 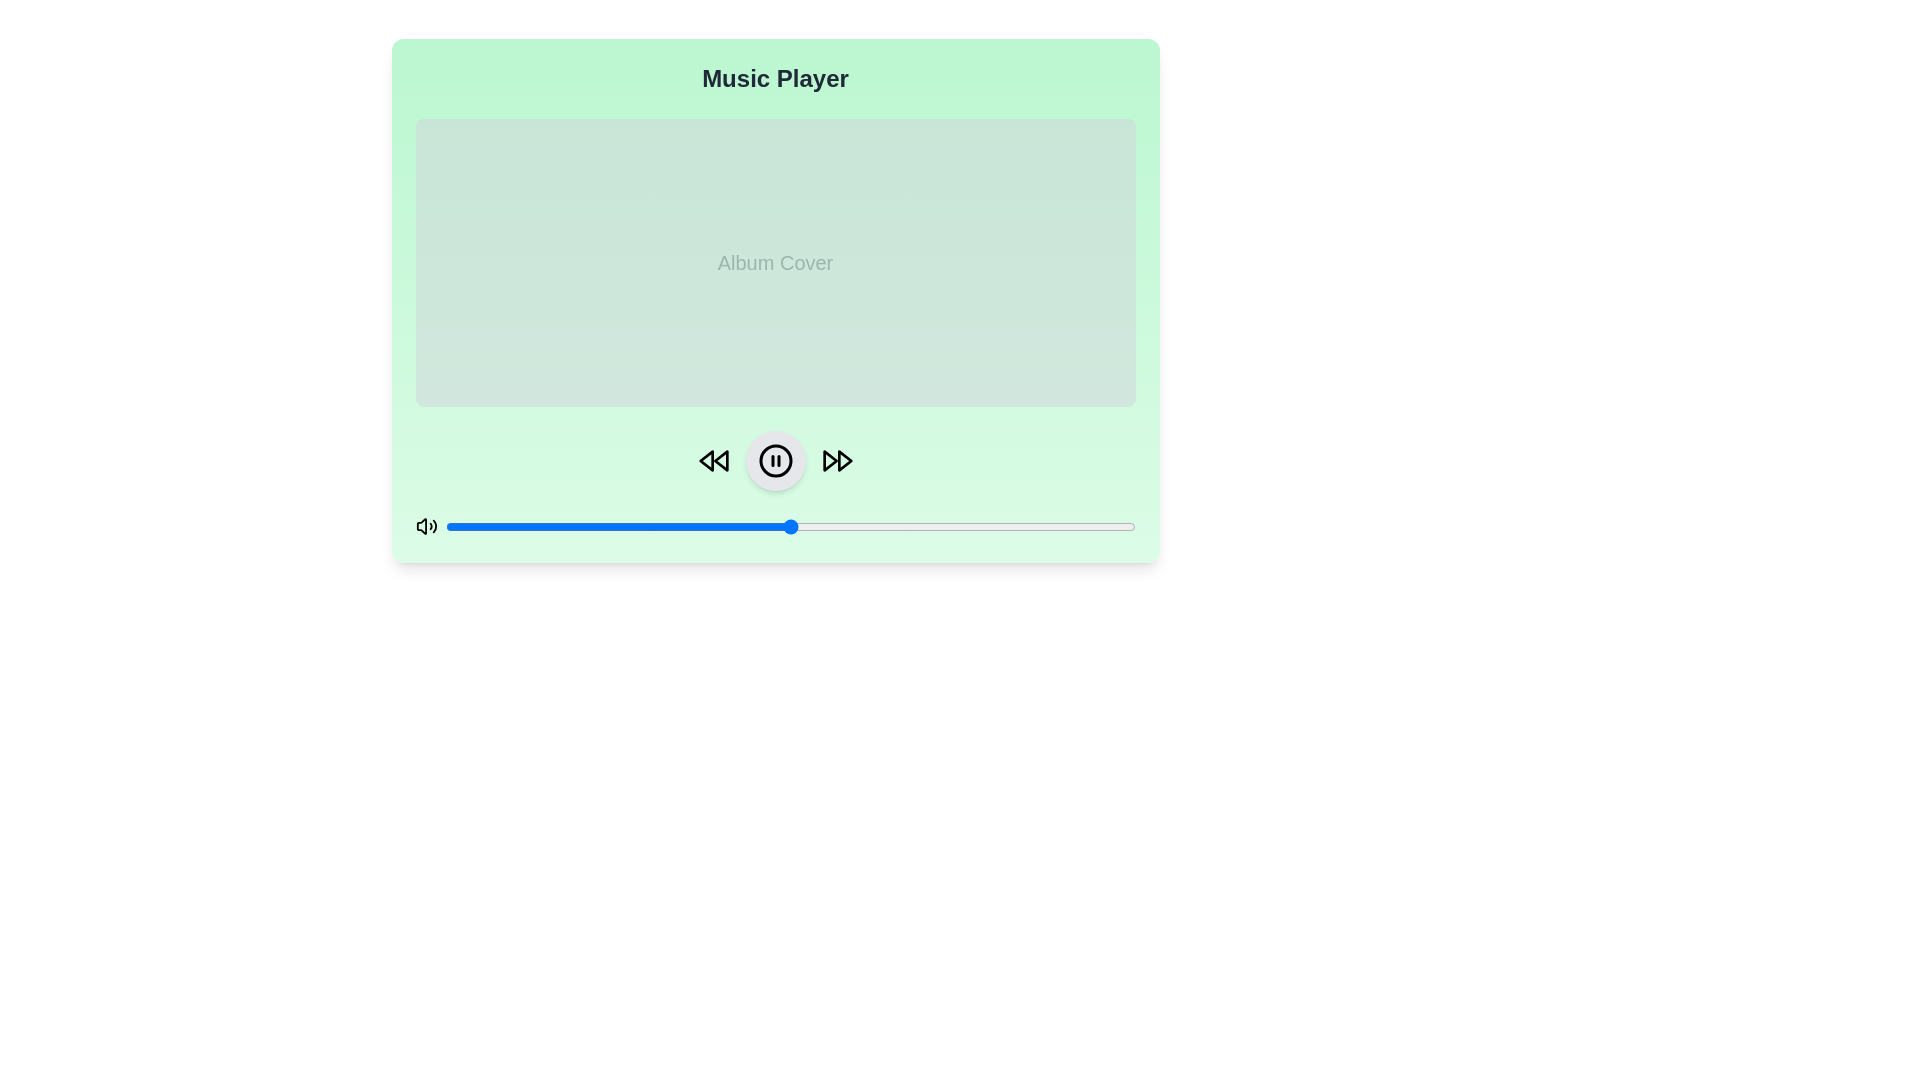 What do you see at coordinates (659, 526) in the screenshot?
I see `volume level` at bounding box center [659, 526].